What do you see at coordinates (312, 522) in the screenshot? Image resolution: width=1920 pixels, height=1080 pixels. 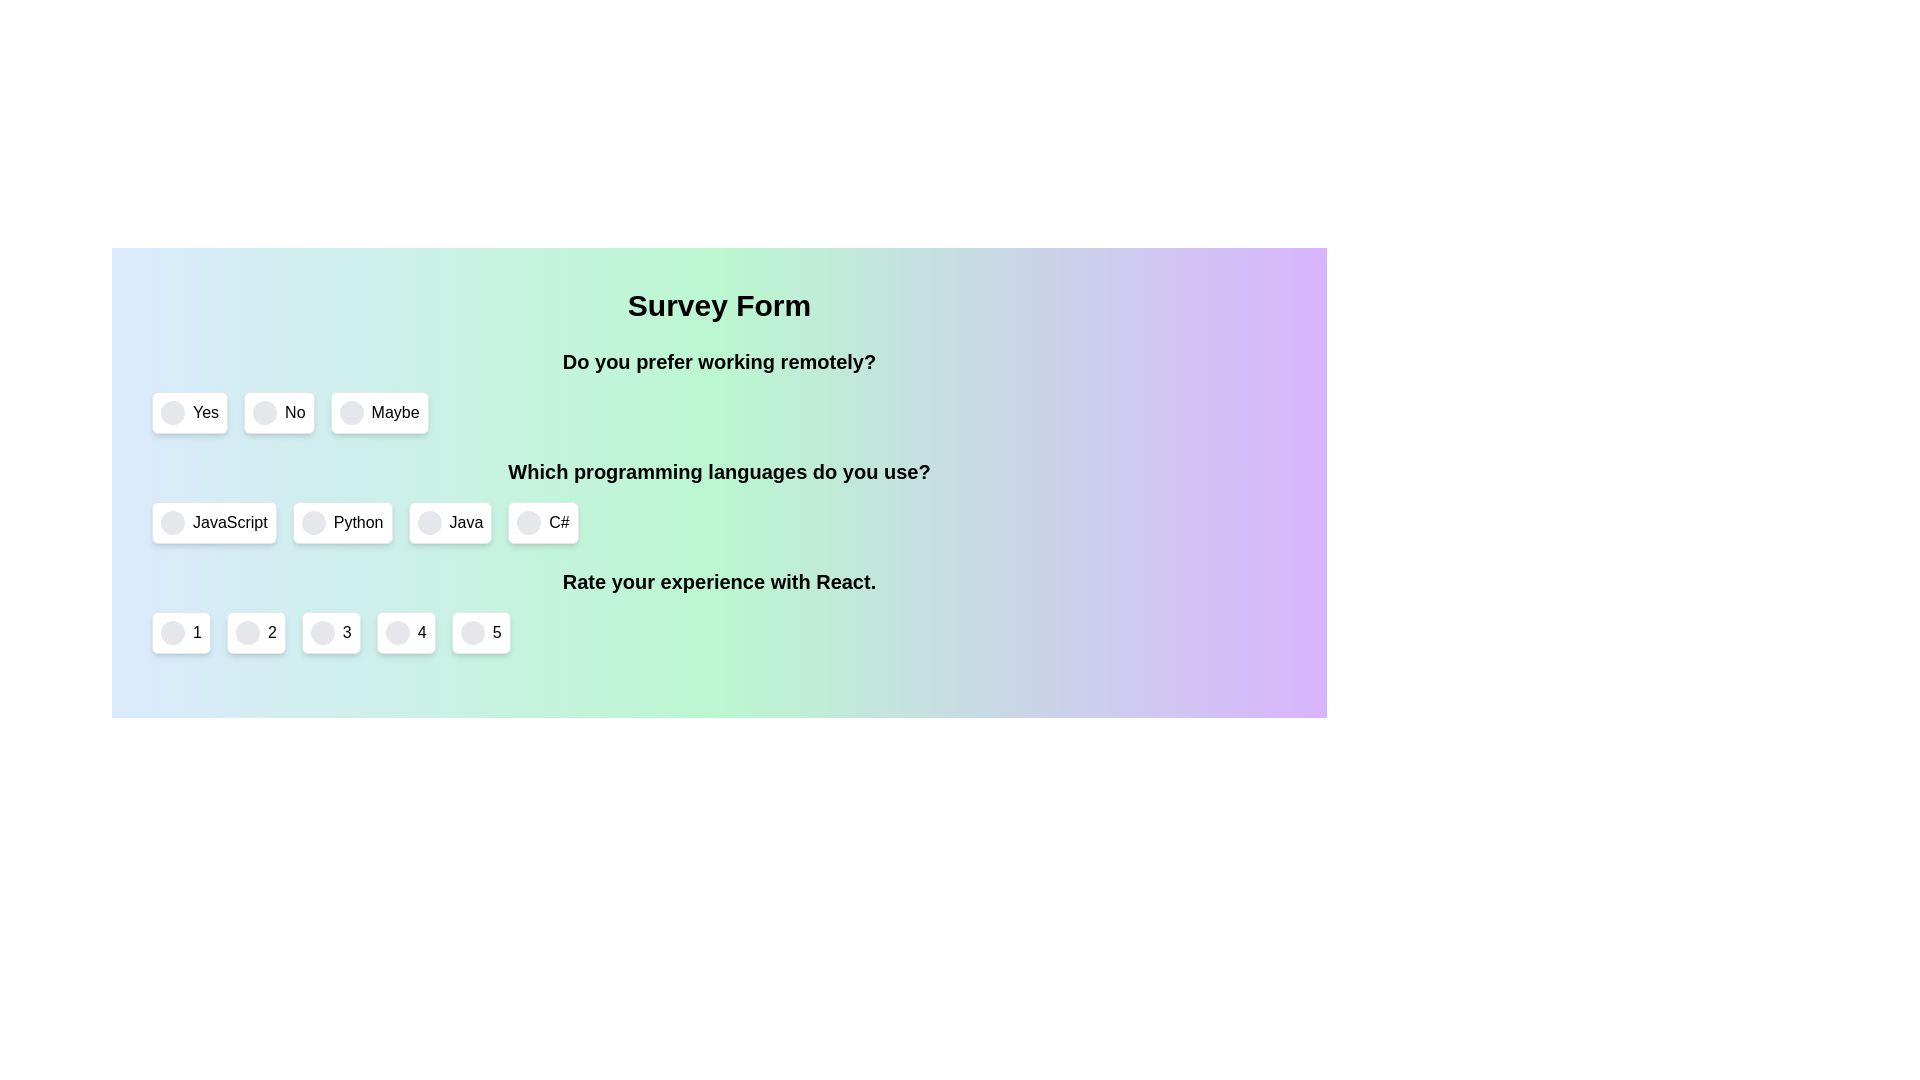 I see `the leftmost radio button for 'Python'` at bounding box center [312, 522].